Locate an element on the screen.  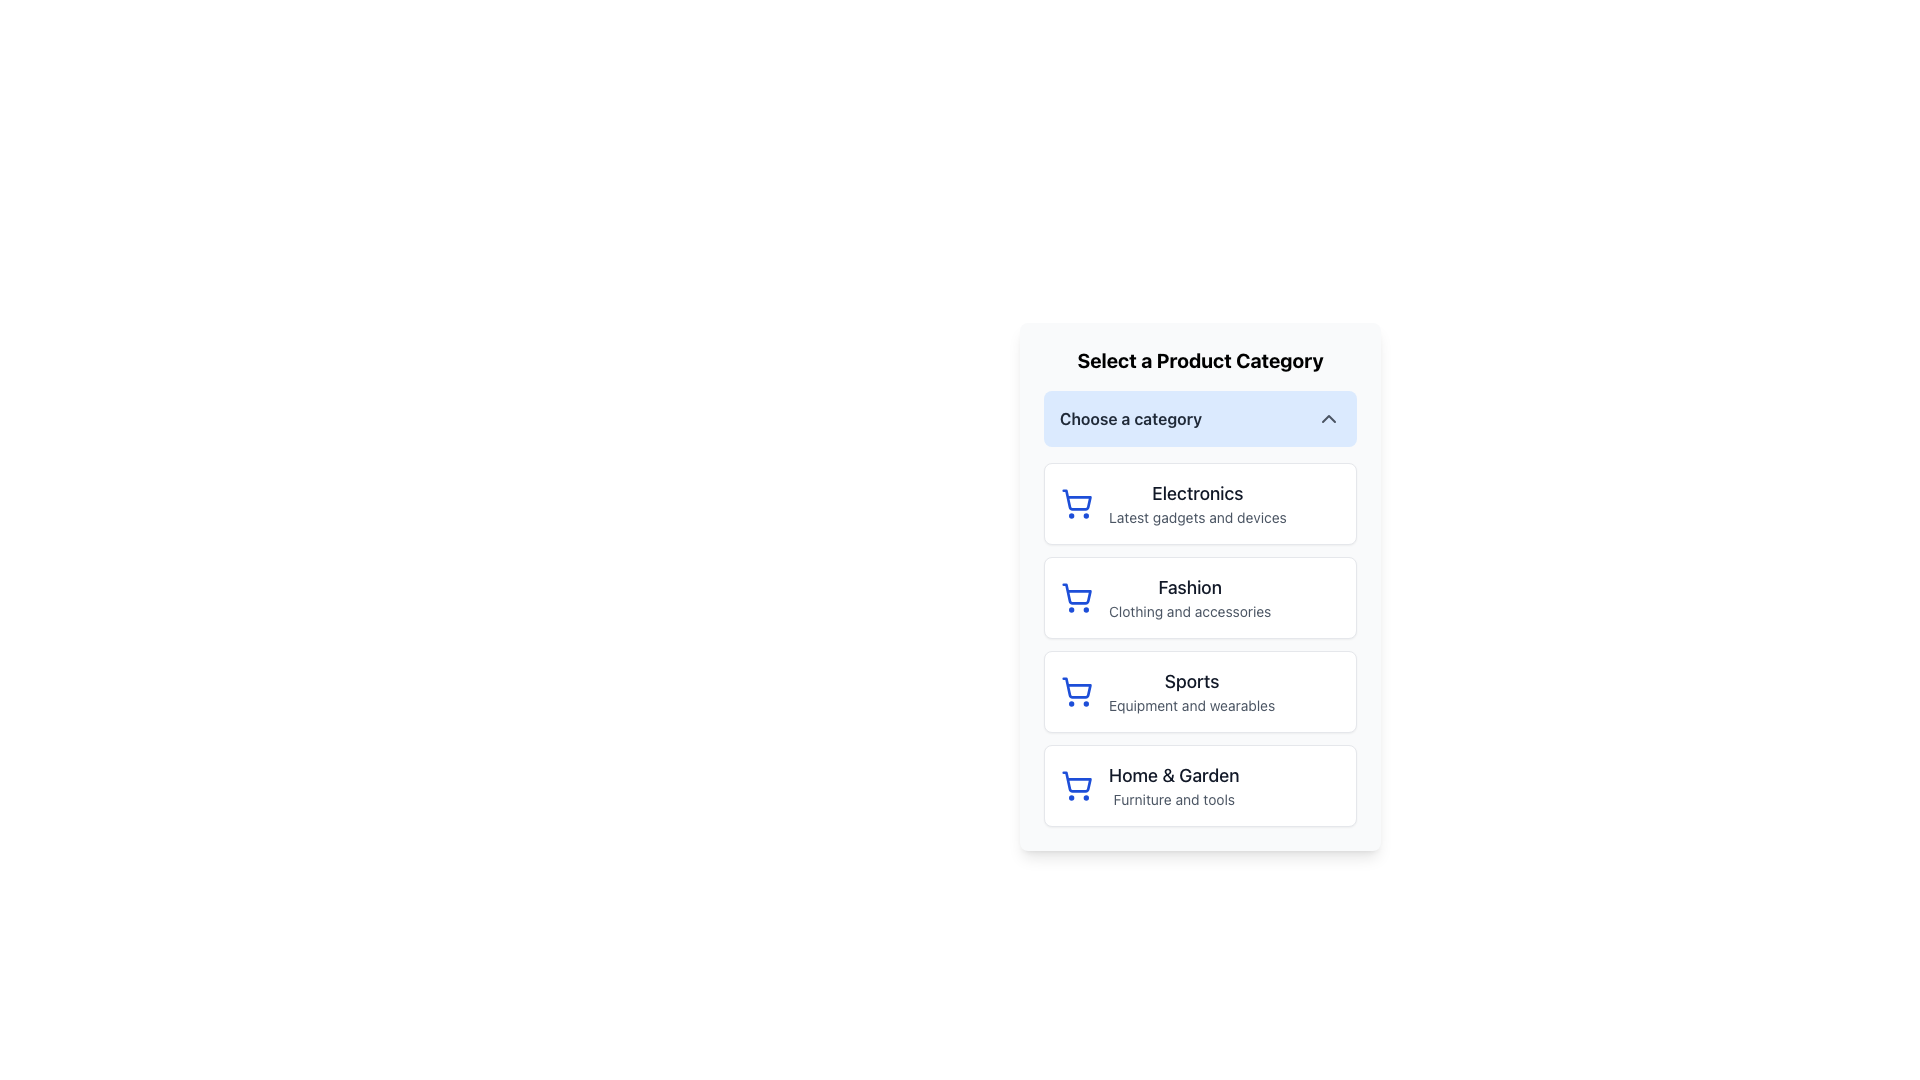
the 'Home & Garden' category icon, which is the last item in the vertical product categories list is located at coordinates (1075, 785).